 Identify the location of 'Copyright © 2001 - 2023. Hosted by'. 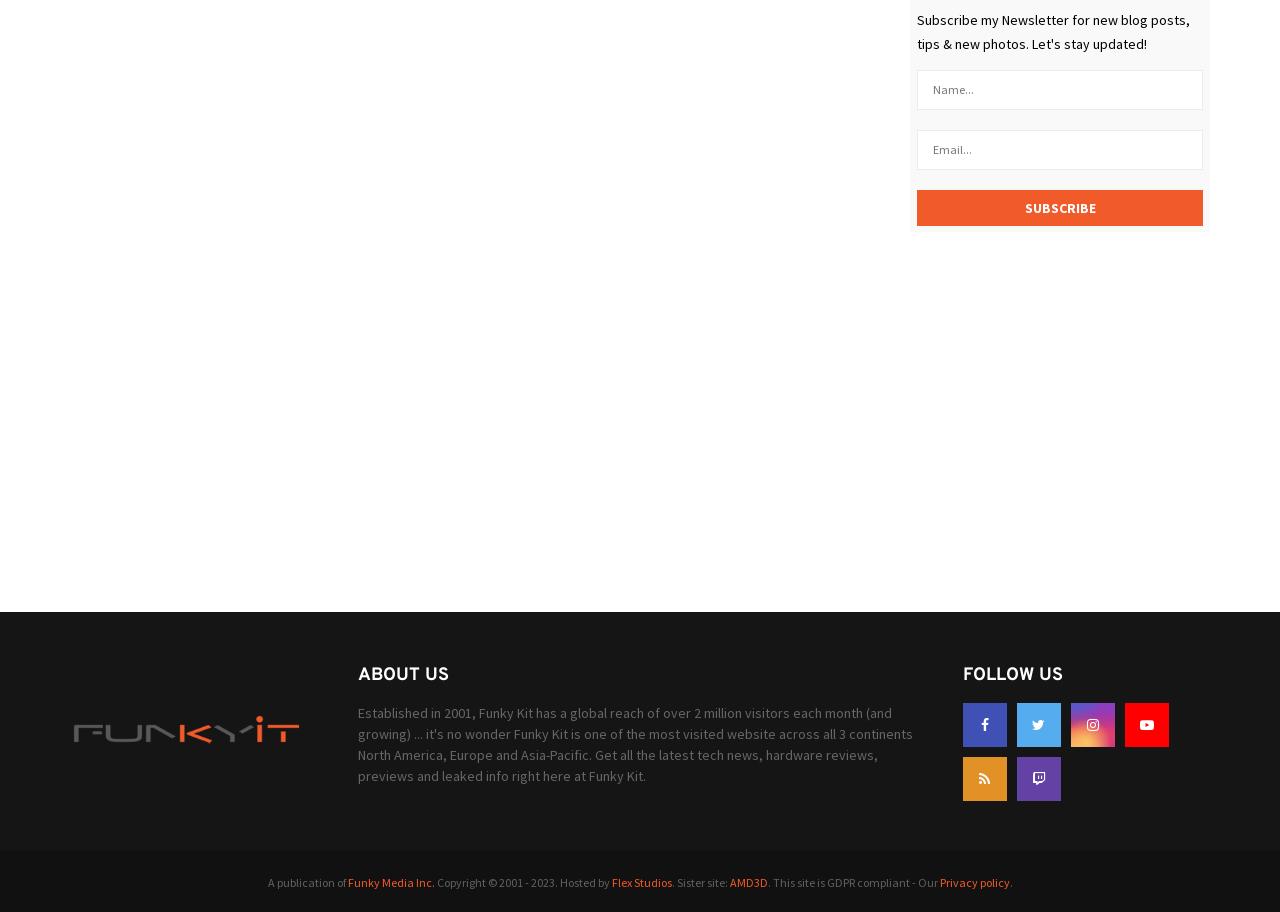
(522, 880).